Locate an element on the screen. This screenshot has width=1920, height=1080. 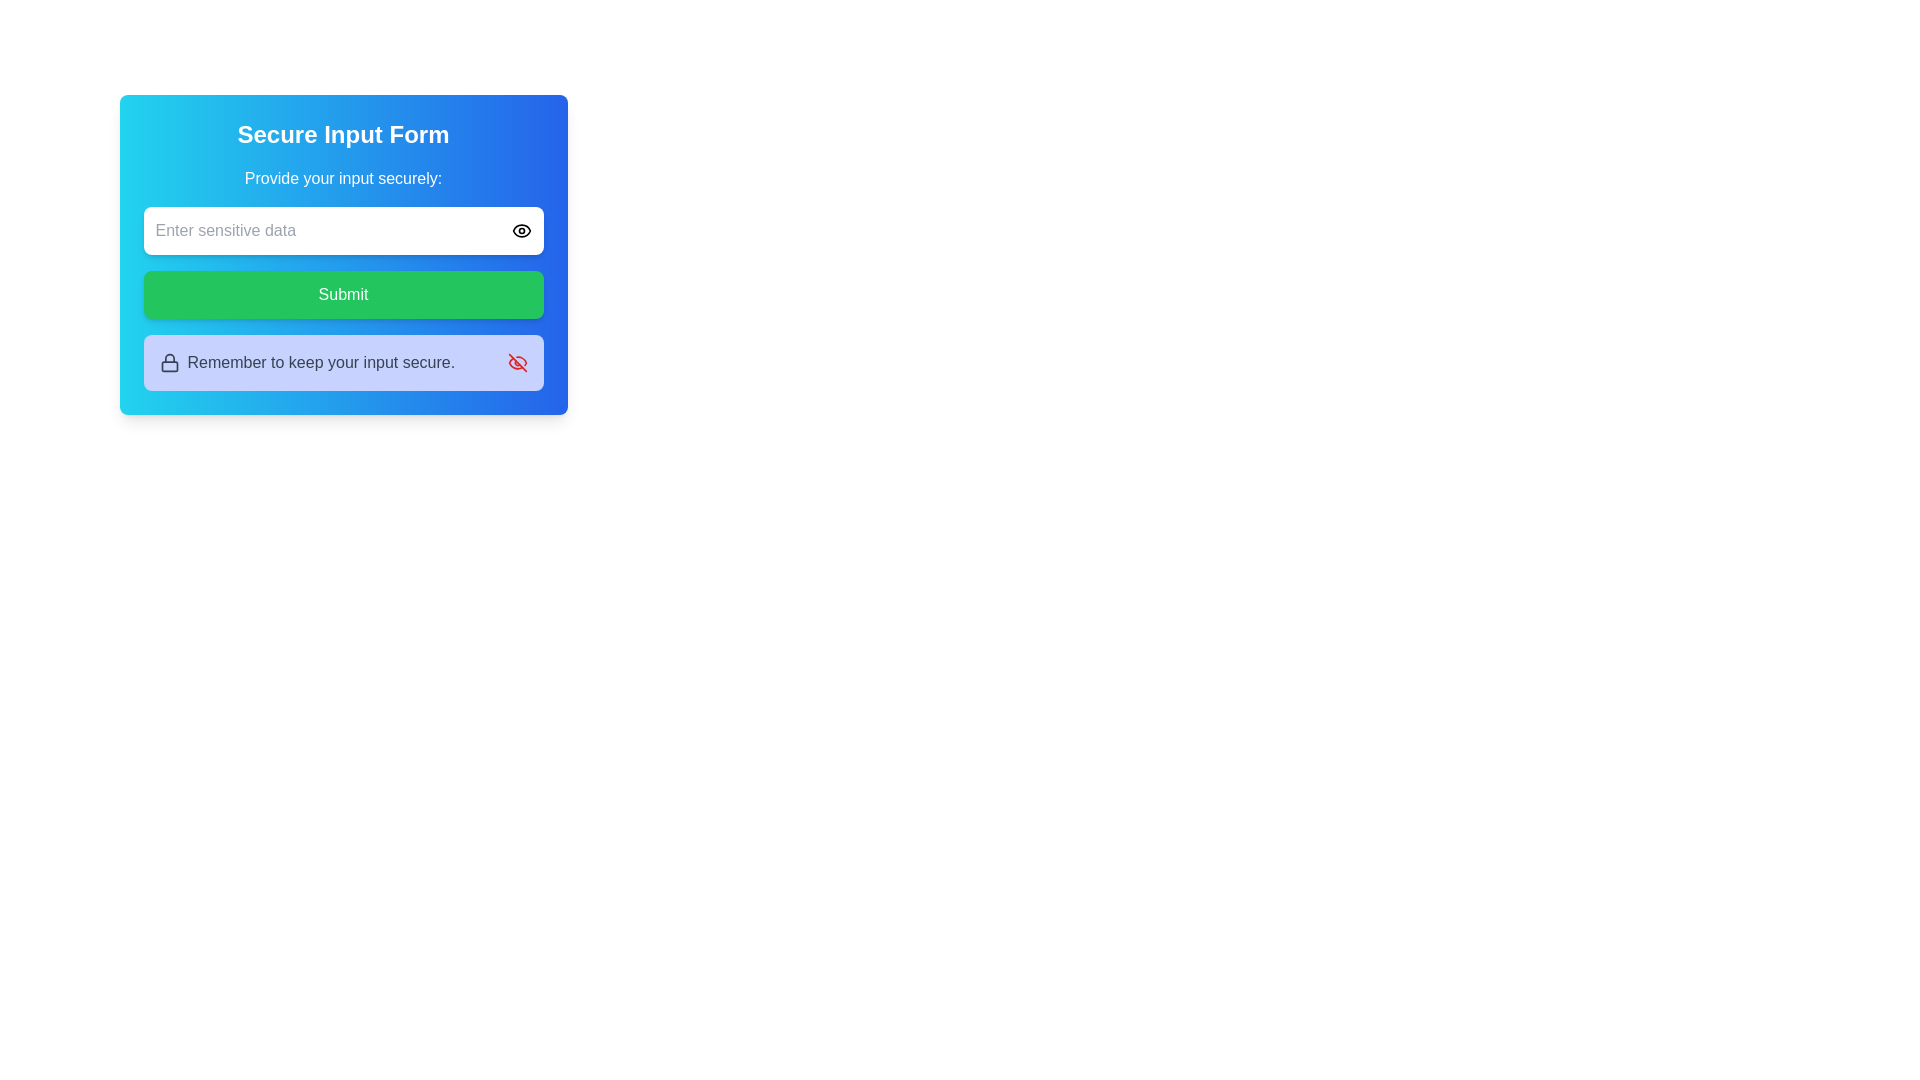
the 'Submit' button, which is a rectangular button with a vibrant green background and white text, located in the middle section of the form below the 'Enter sensitive data' input field is located at coordinates (343, 294).